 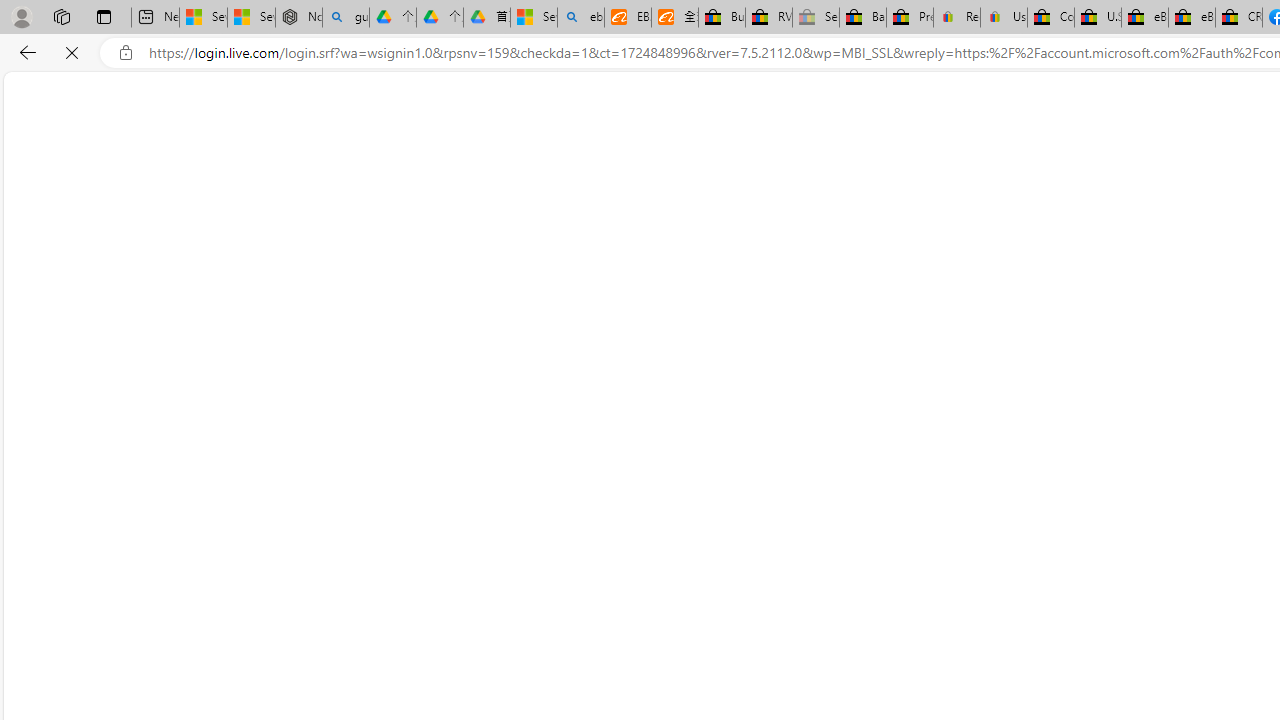 What do you see at coordinates (909, 17) in the screenshot?
I see `'Press Room - eBay Inc.'` at bounding box center [909, 17].